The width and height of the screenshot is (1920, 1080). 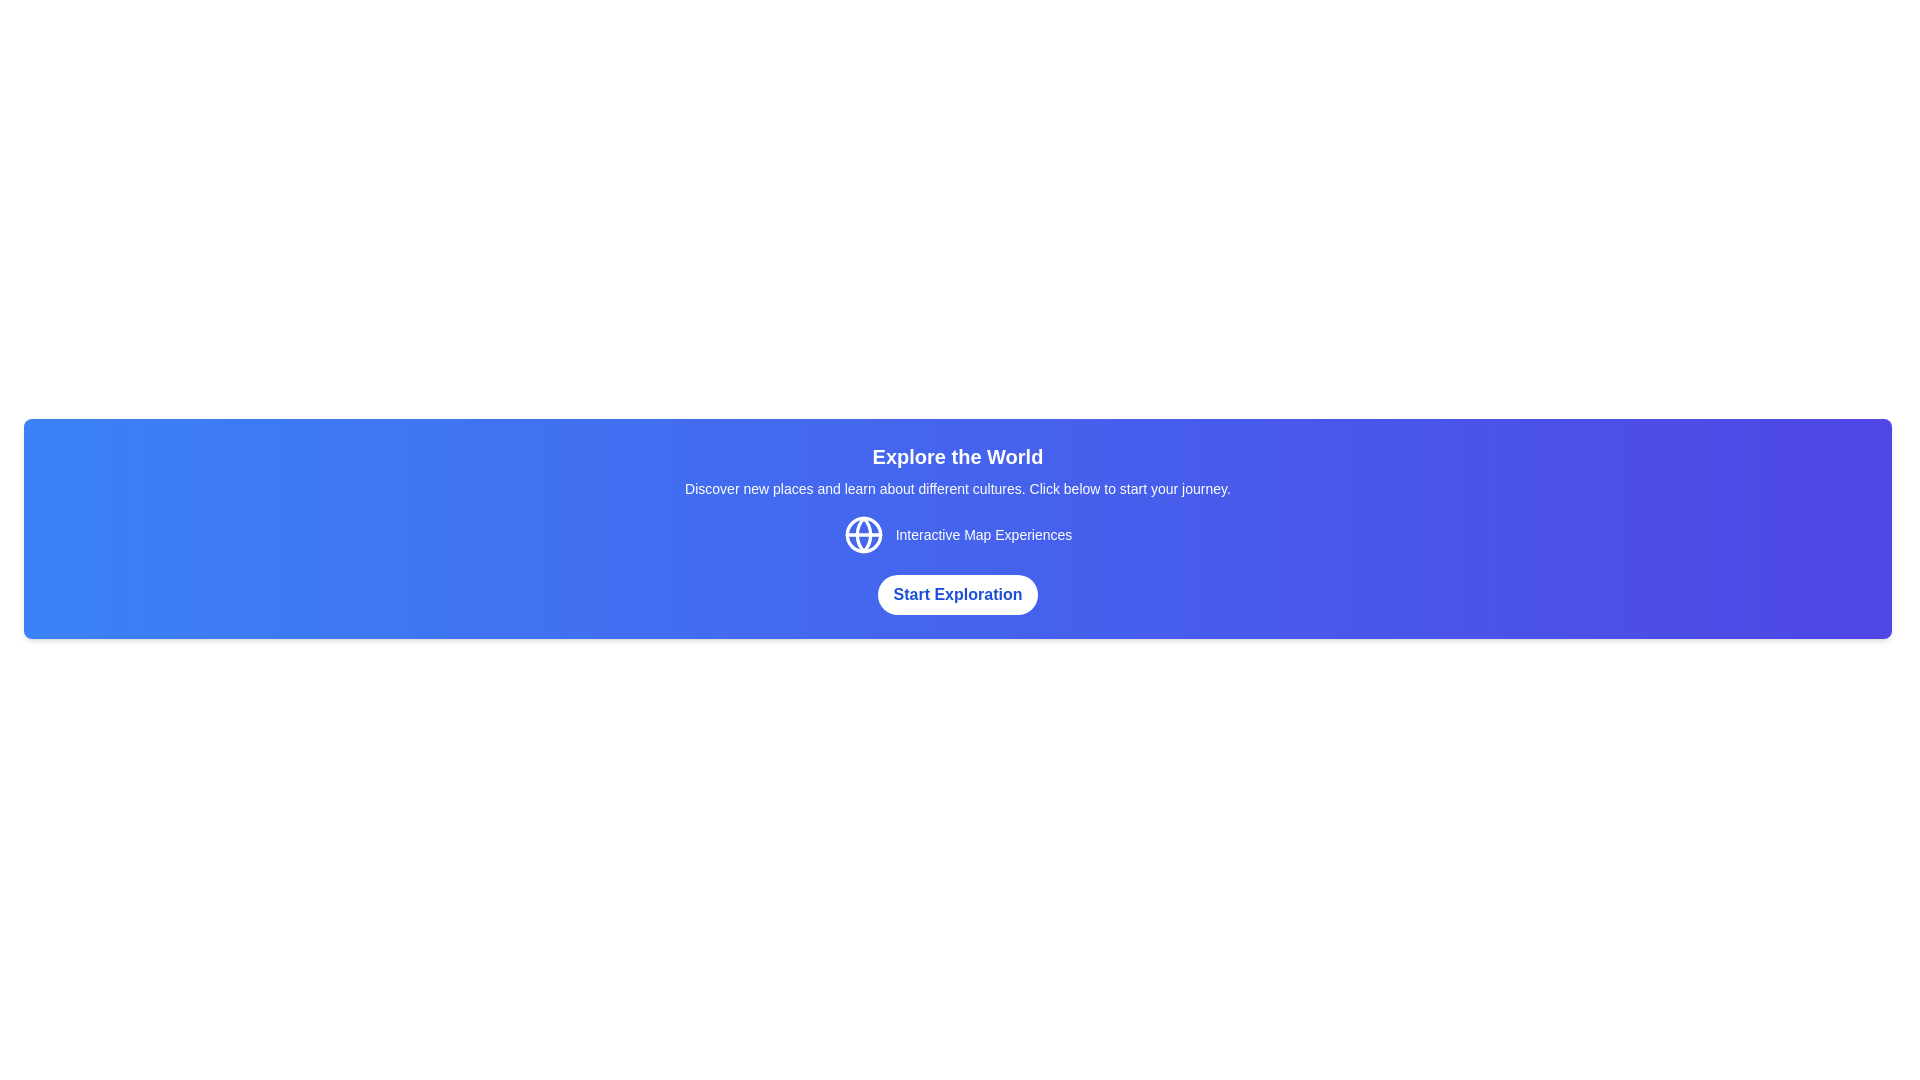 What do you see at coordinates (863, 534) in the screenshot?
I see `the Circle element, which is positioned in the center of the globe icon, located between 'Interactive Map Experiences' and 'Explore the World', above the 'Start Exploration' button` at bounding box center [863, 534].